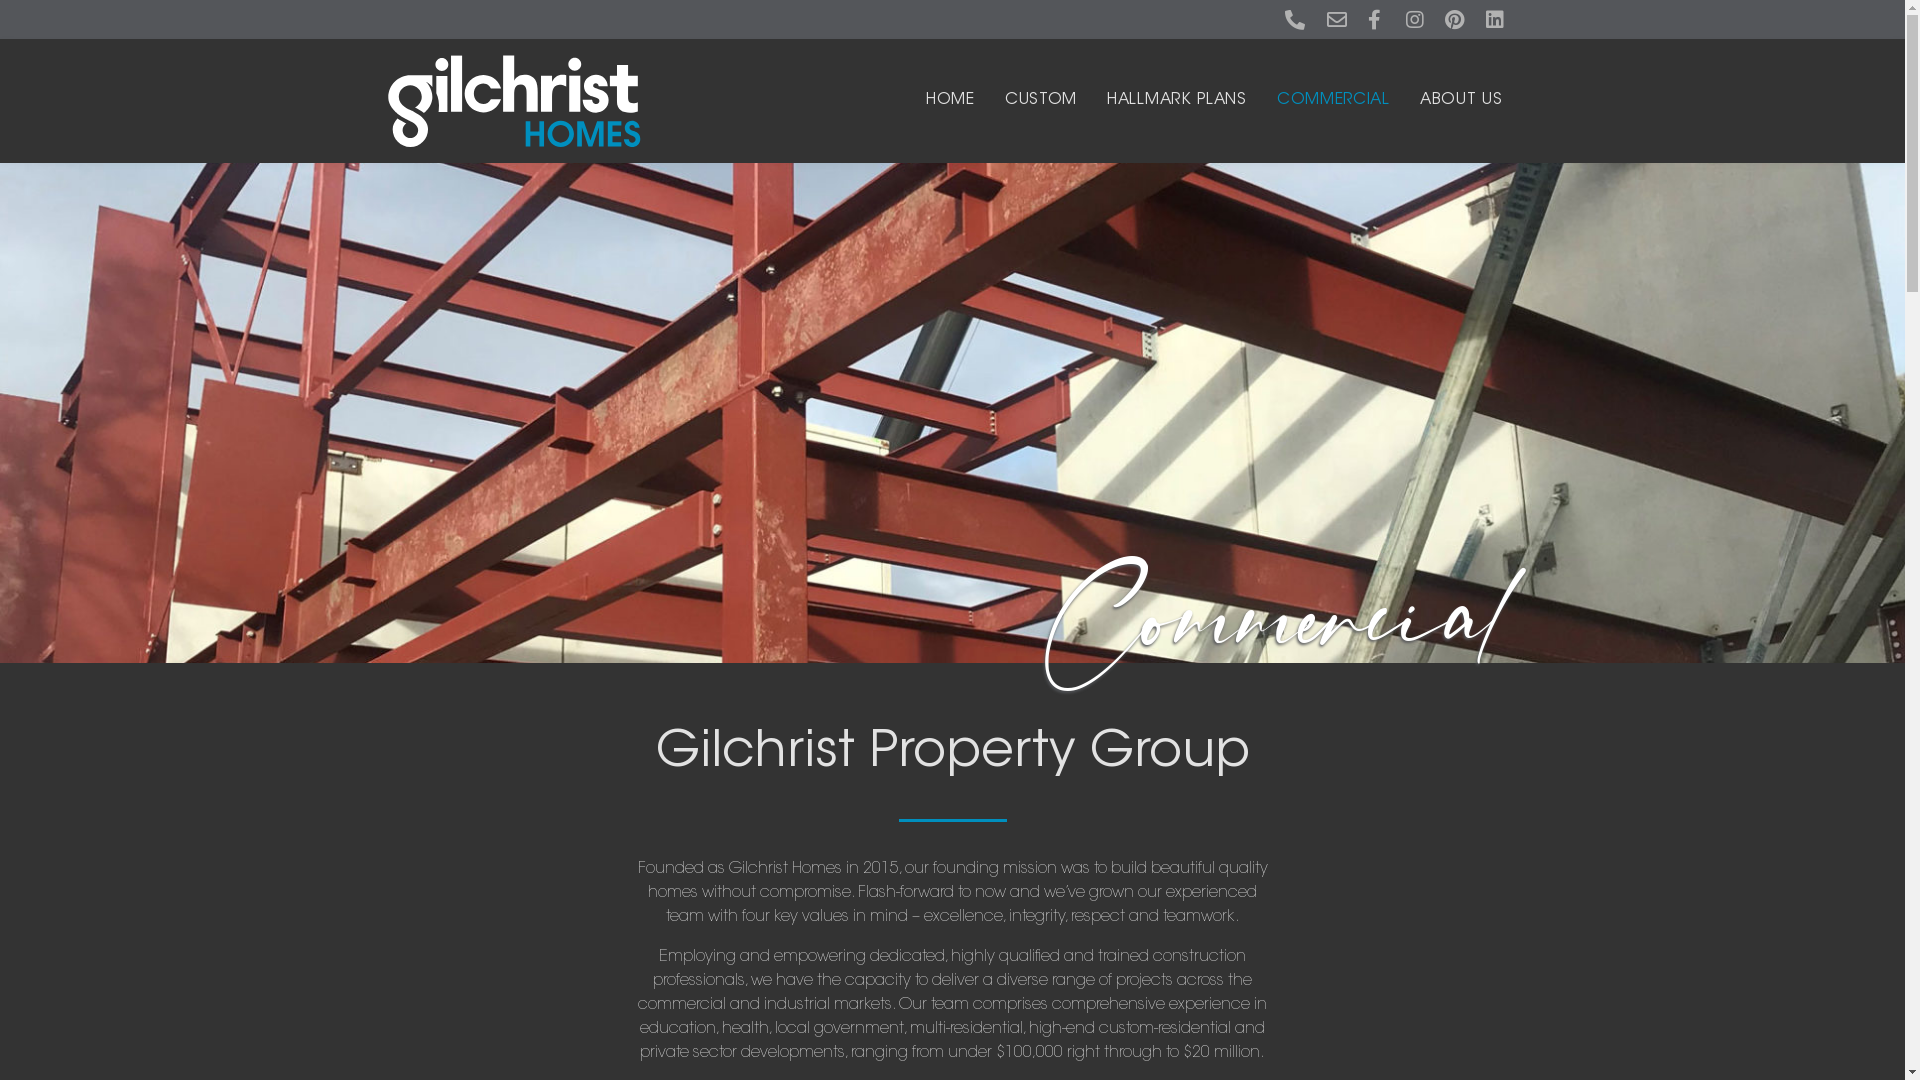 The width and height of the screenshot is (1920, 1080). Describe the element at coordinates (1333, 100) in the screenshot. I see `'COMMERCIAL'` at that location.